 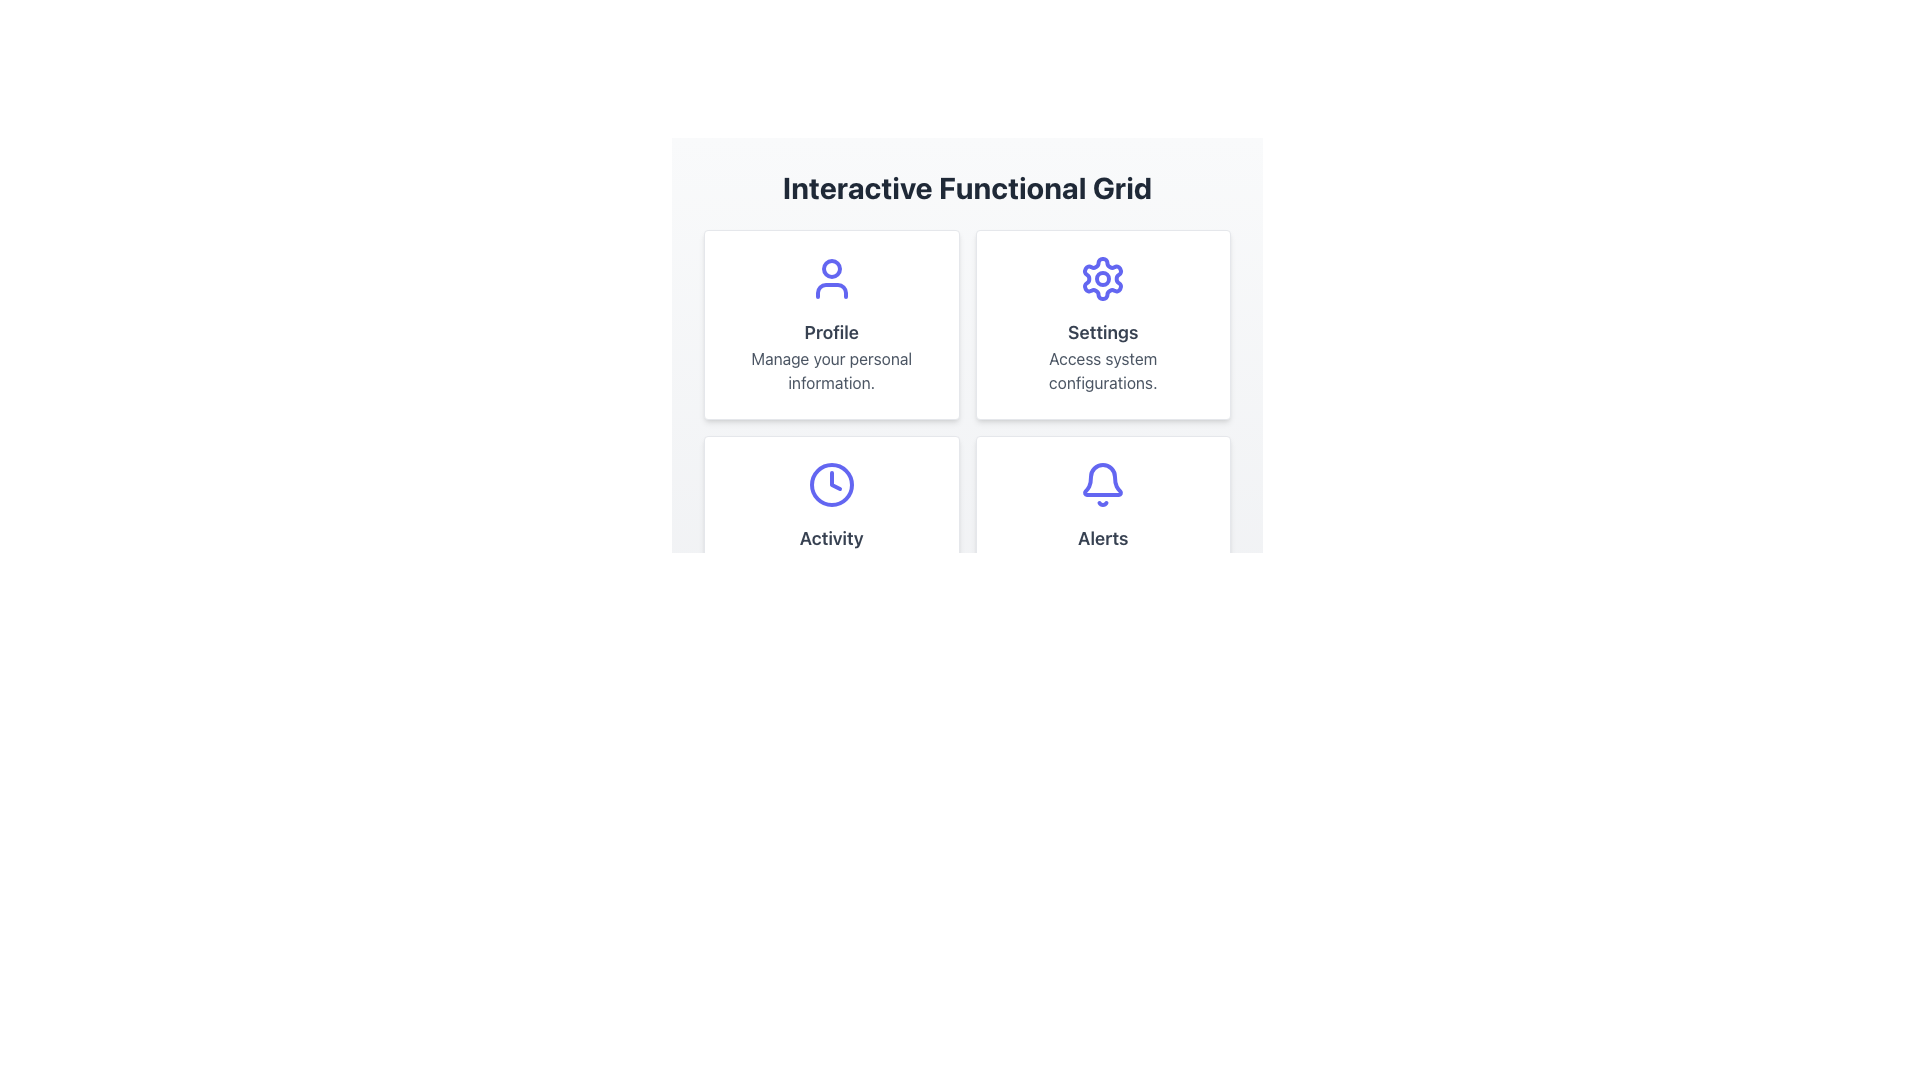 I want to click on the settings icon located in the upper right section of the grid layout, which represents system settings or configuration options, so click(x=1102, y=278).